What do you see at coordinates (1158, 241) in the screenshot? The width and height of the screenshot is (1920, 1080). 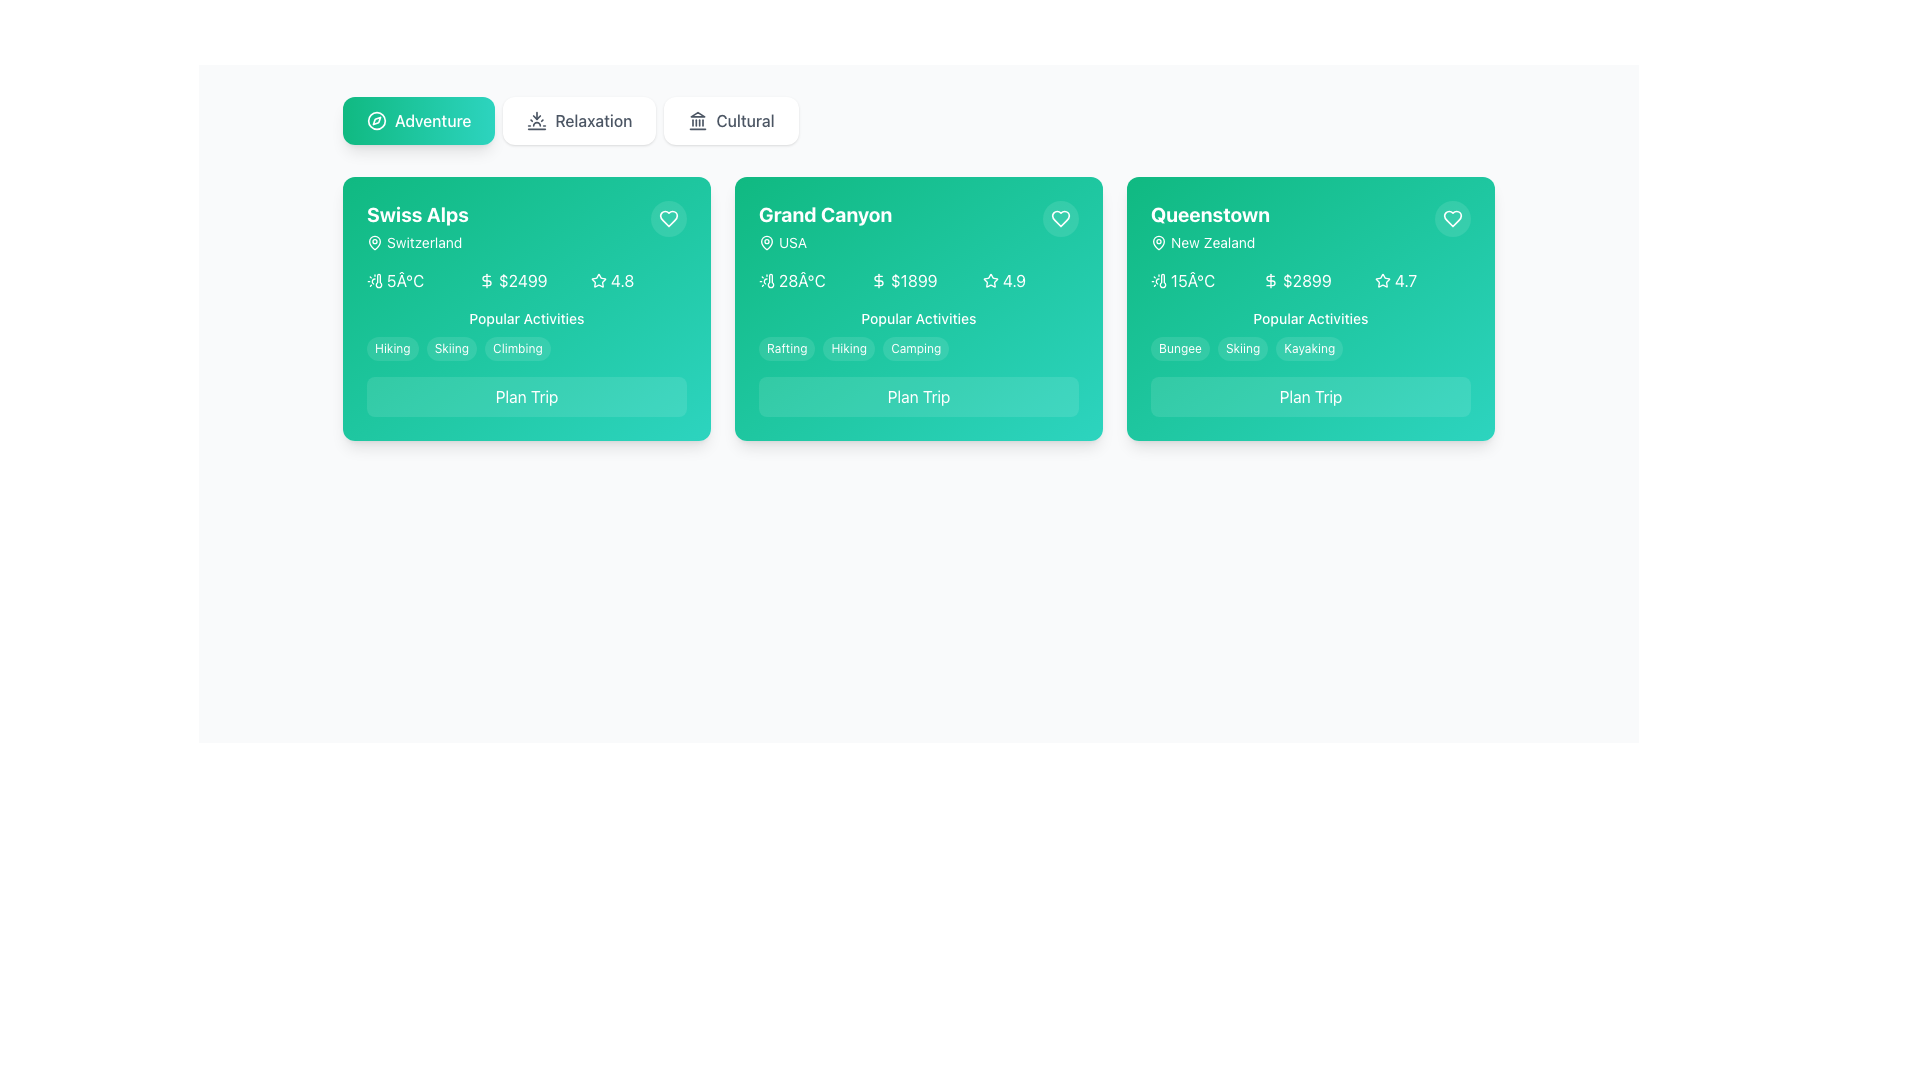 I see `the location marker icon indicating 'New Zealand', which is positioned above and to the left of the text label within the Queenstown card` at bounding box center [1158, 241].